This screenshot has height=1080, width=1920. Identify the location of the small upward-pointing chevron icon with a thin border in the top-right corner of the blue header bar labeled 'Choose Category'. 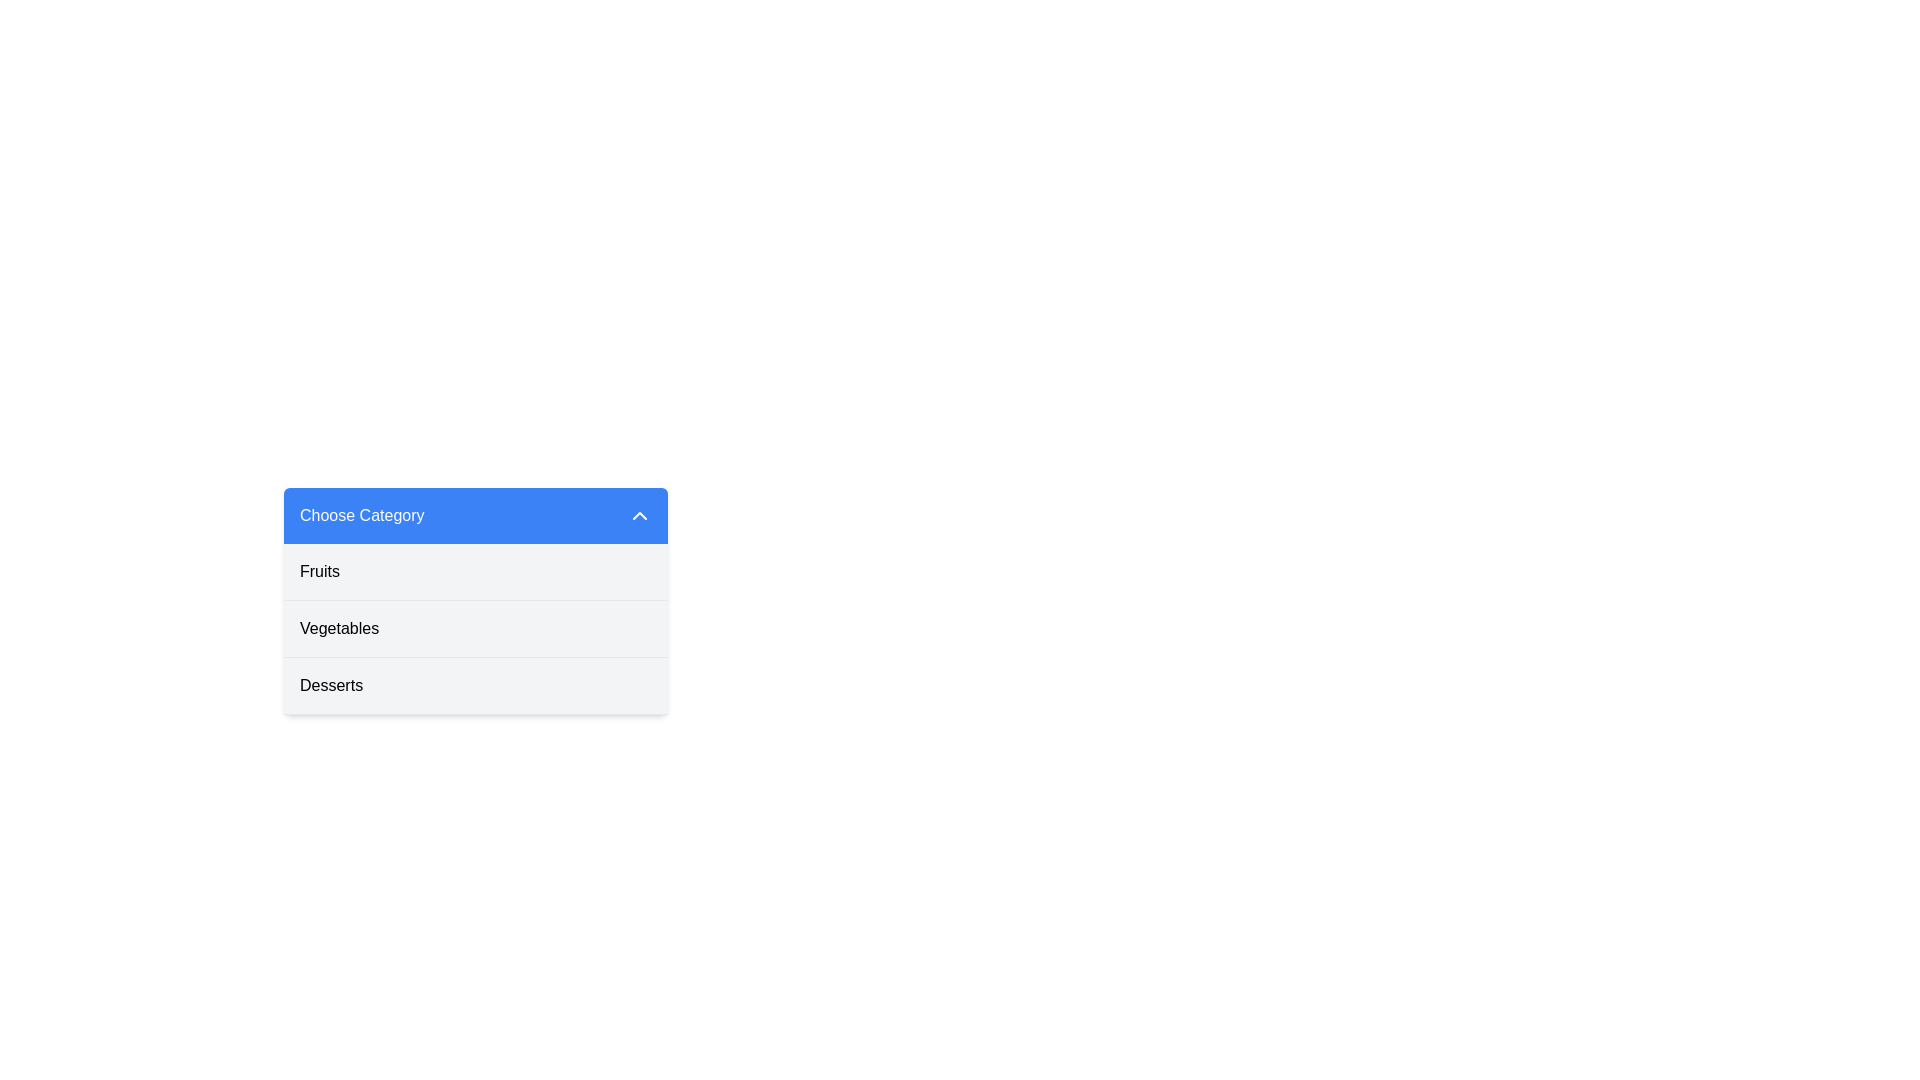
(638, 515).